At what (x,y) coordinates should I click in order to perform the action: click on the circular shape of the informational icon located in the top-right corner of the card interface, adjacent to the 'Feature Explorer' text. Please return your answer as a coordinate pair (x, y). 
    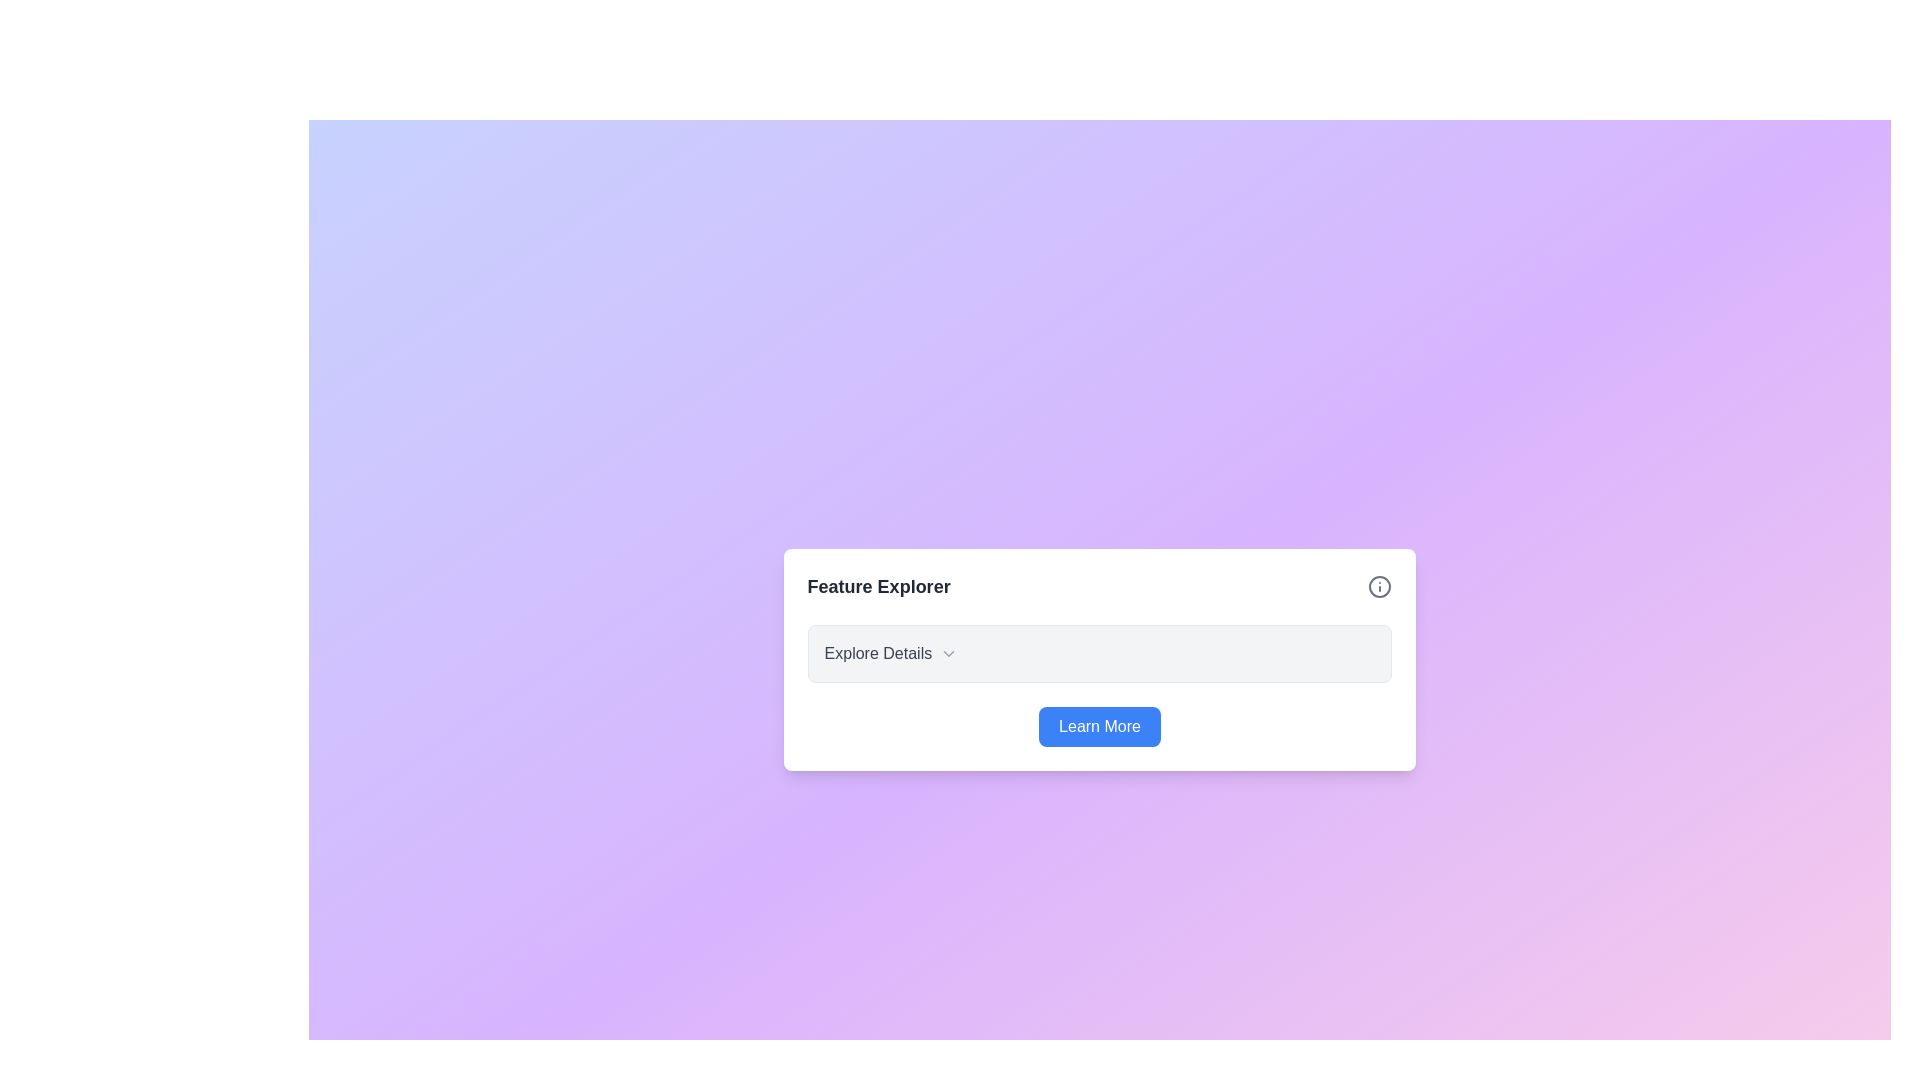
    Looking at the image, I should click on (1379, 585).